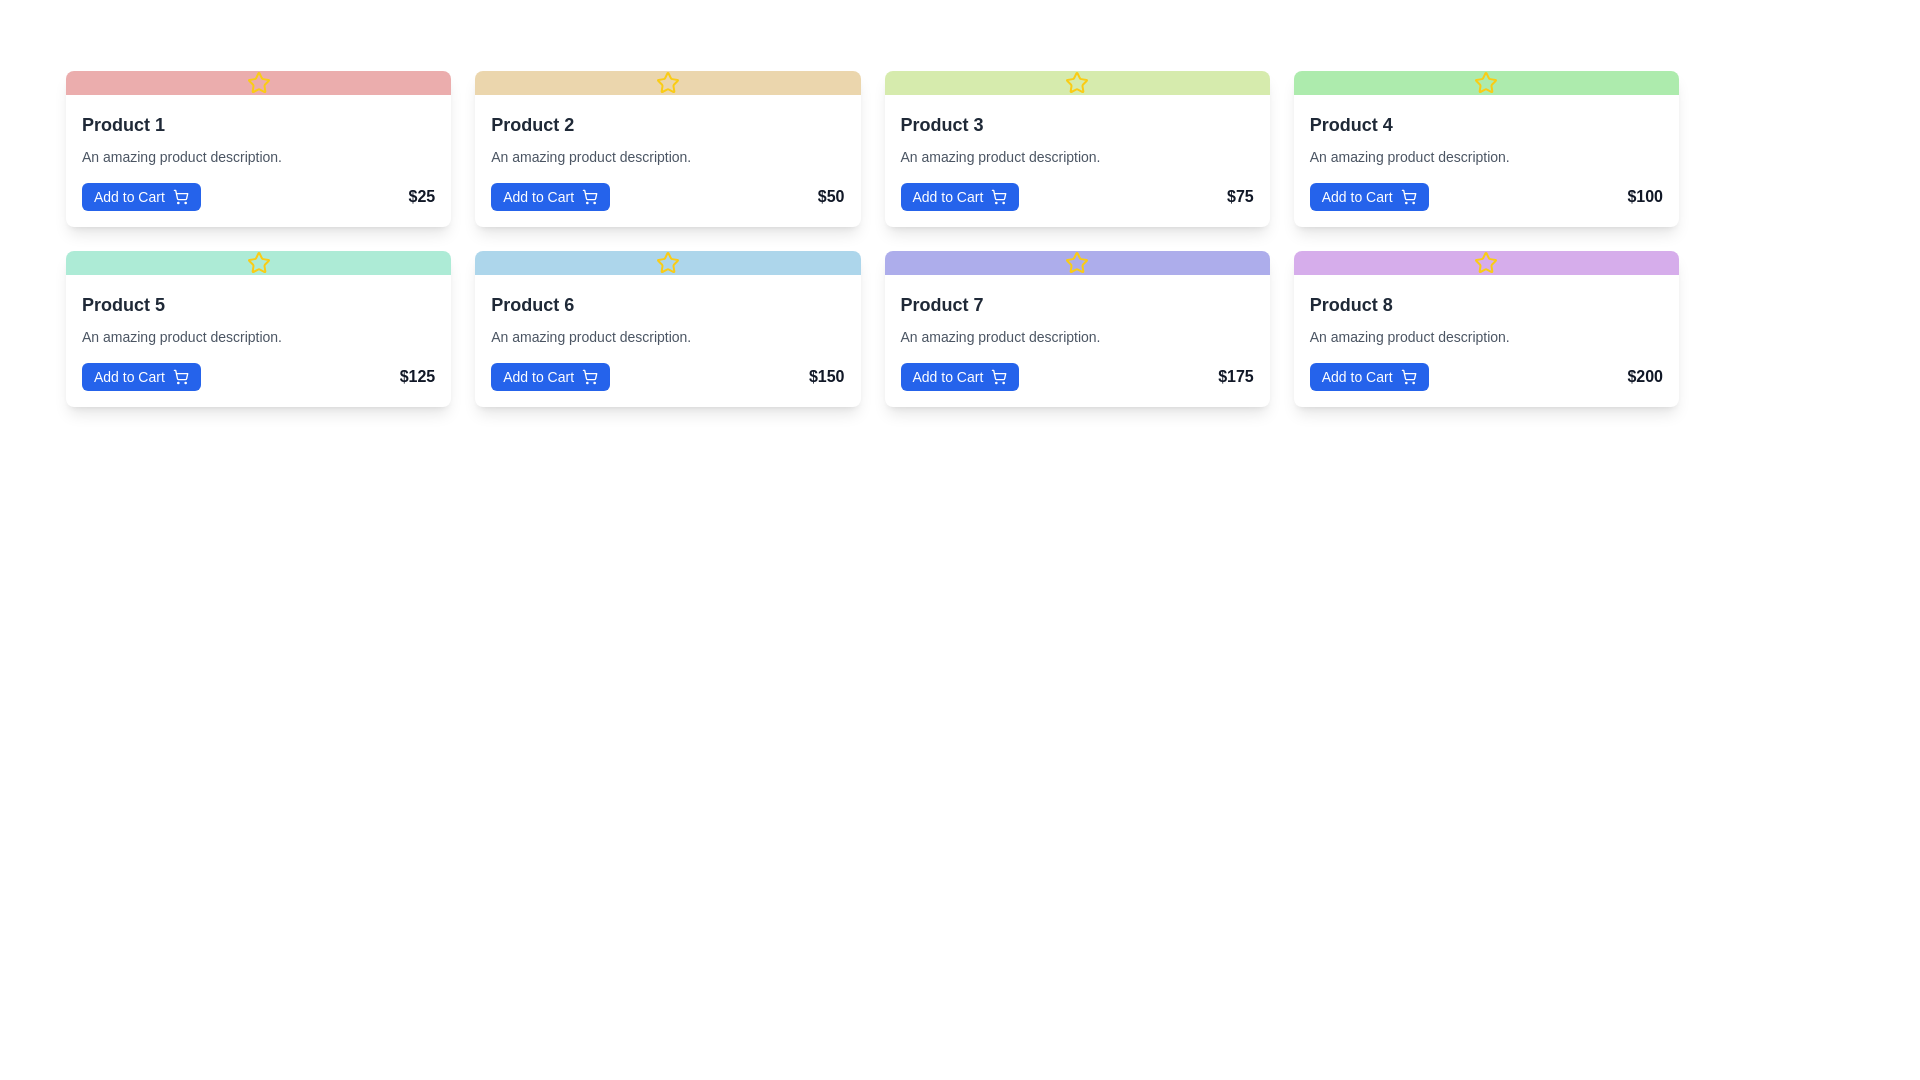 This screenshot has height=1080, width=1920. Describe the element at coordinates (140, 377) in the screenshot. I see `the 'Add to Cart' button with a blue background and white text located in the bottom-left corner of the product card labeled 'Product 5'` at that location.